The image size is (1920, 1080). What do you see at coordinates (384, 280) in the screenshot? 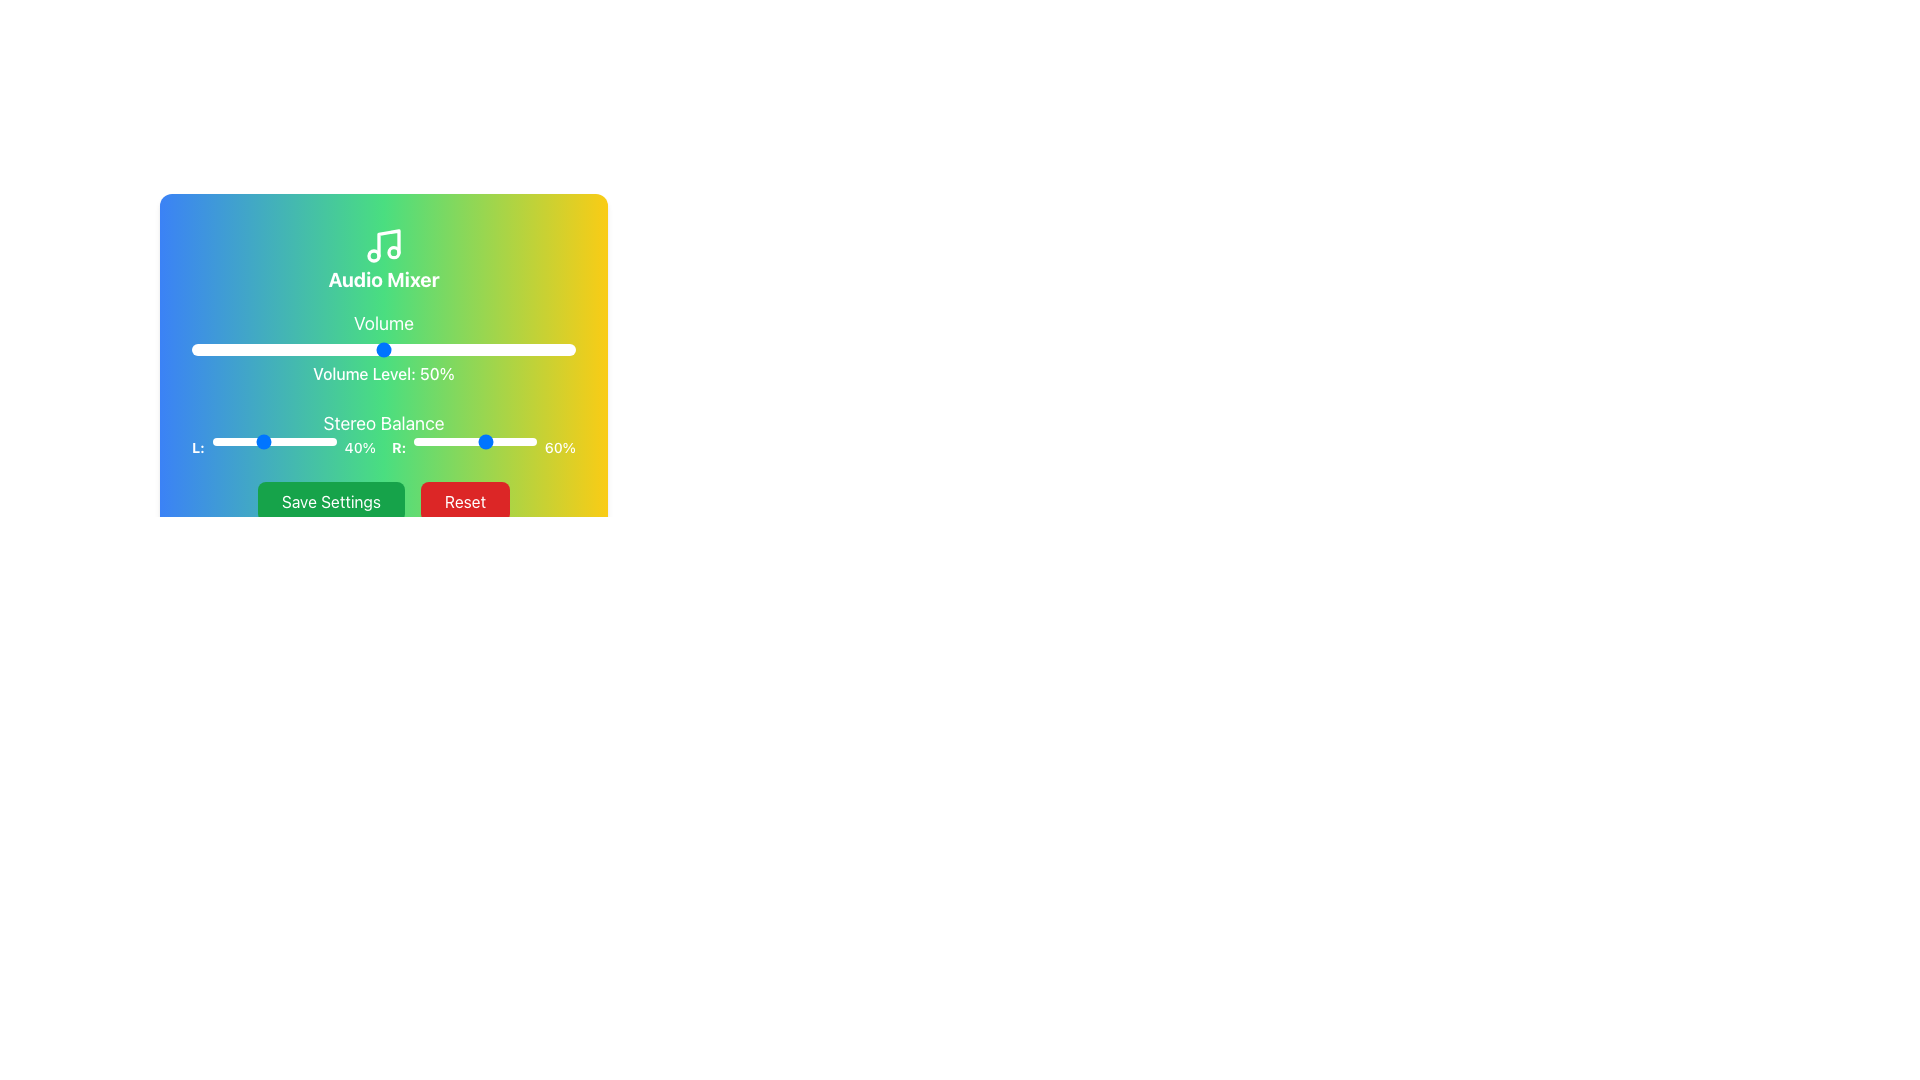
I see `the 'Audio Mixer' text block, which is prominently displayed in bold and large font, located at the top section of the audio mixer control interface` at bounding box center [384, 280].